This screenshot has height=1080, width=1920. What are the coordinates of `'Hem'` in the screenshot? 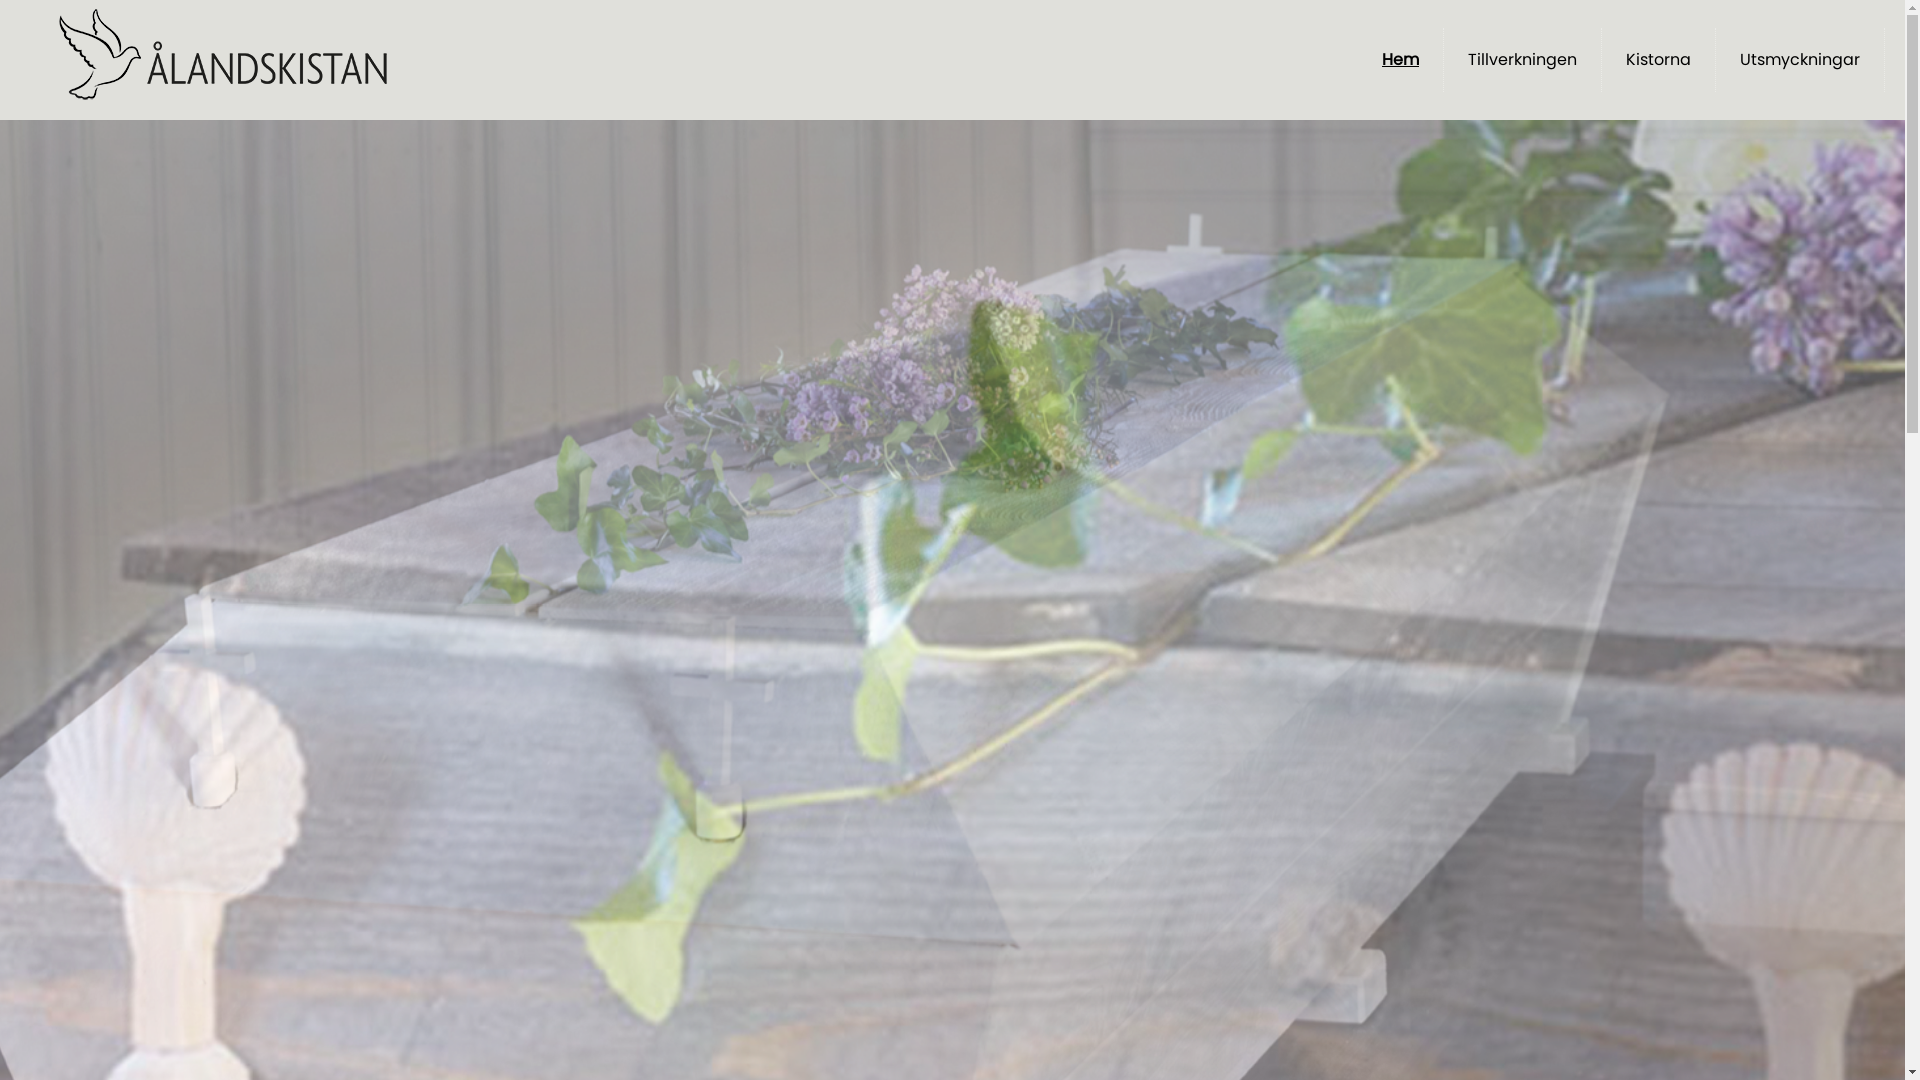 It's located at (1399, 59).